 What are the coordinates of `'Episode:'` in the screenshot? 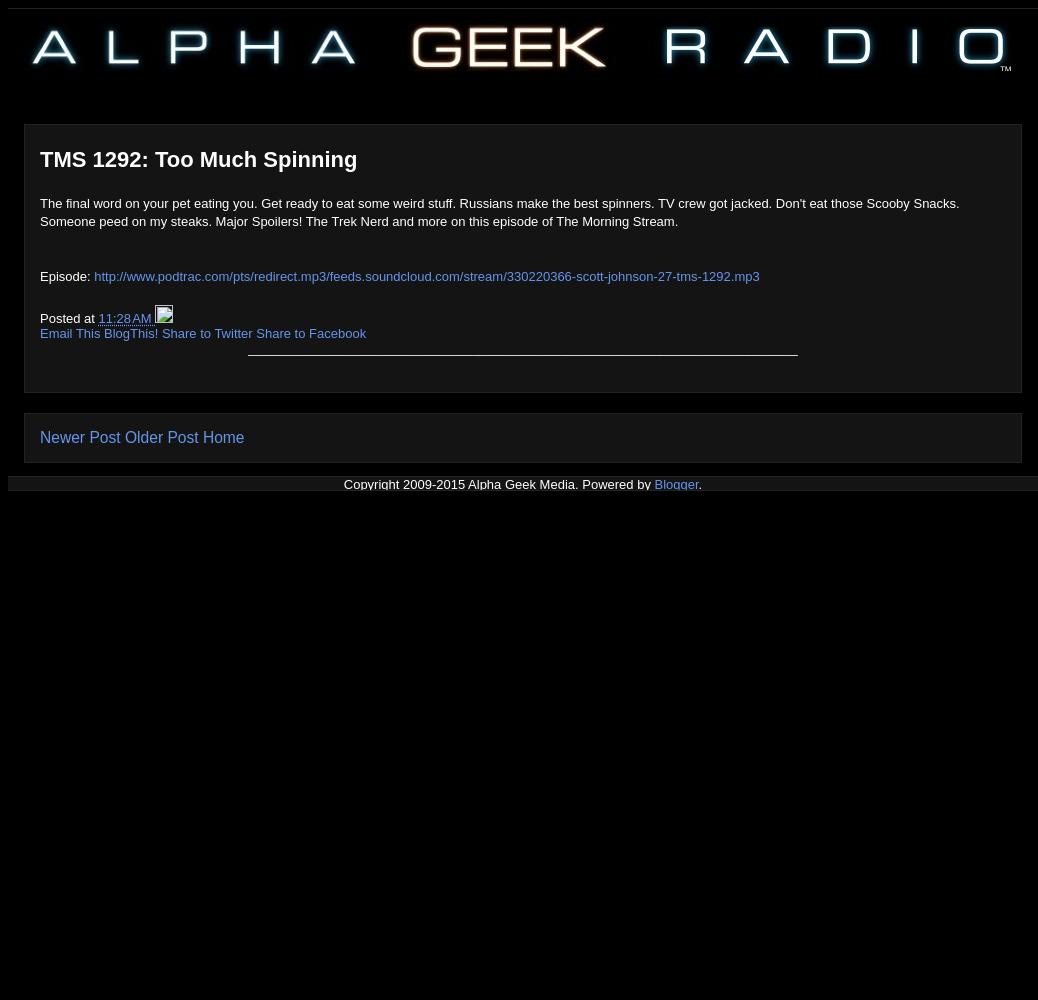 It's located at (65, 275).